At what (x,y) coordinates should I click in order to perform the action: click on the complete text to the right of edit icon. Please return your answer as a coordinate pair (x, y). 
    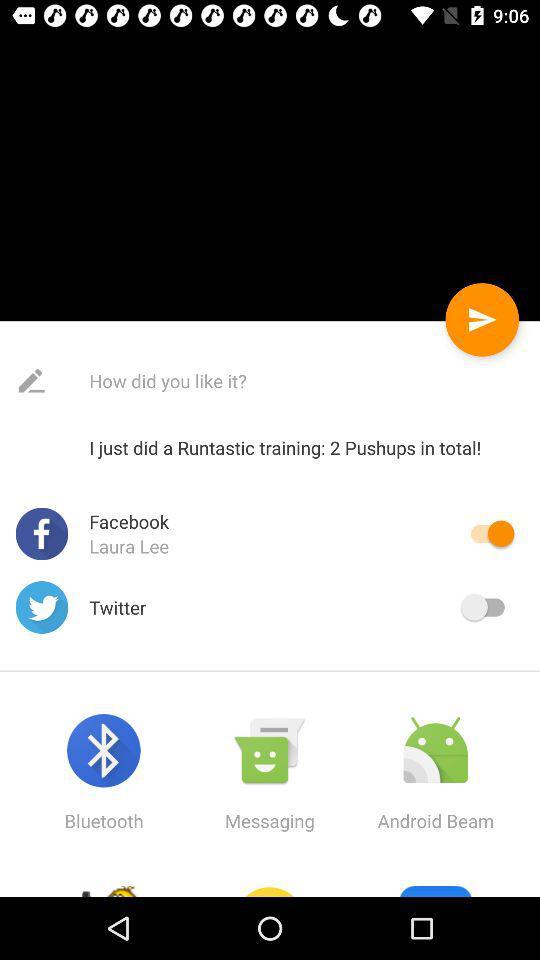
    Looking at the image, I should click on (254, 380).